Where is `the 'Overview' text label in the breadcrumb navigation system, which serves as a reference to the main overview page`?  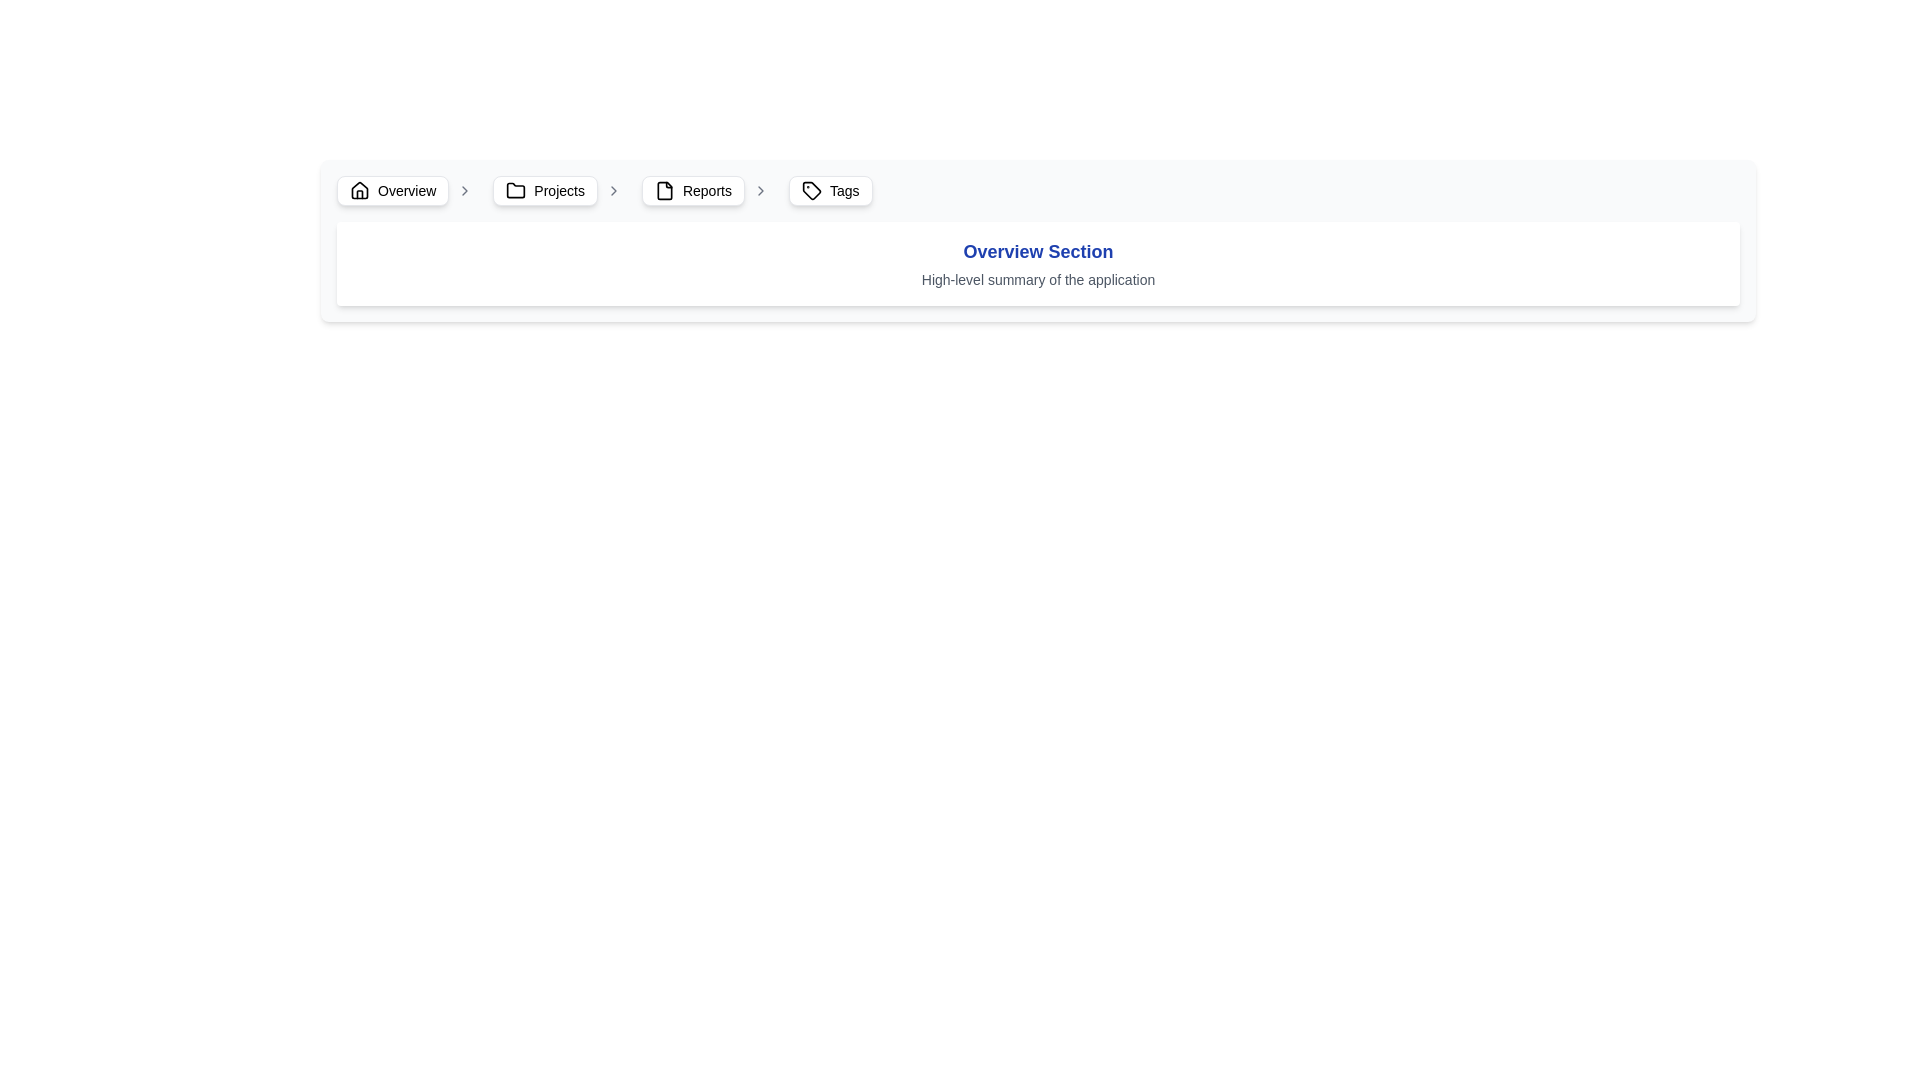 the 'Overview' text label in the breadcrumb navigation system, which serves as a reference to the main overview page is located at coordinates (406, 191).